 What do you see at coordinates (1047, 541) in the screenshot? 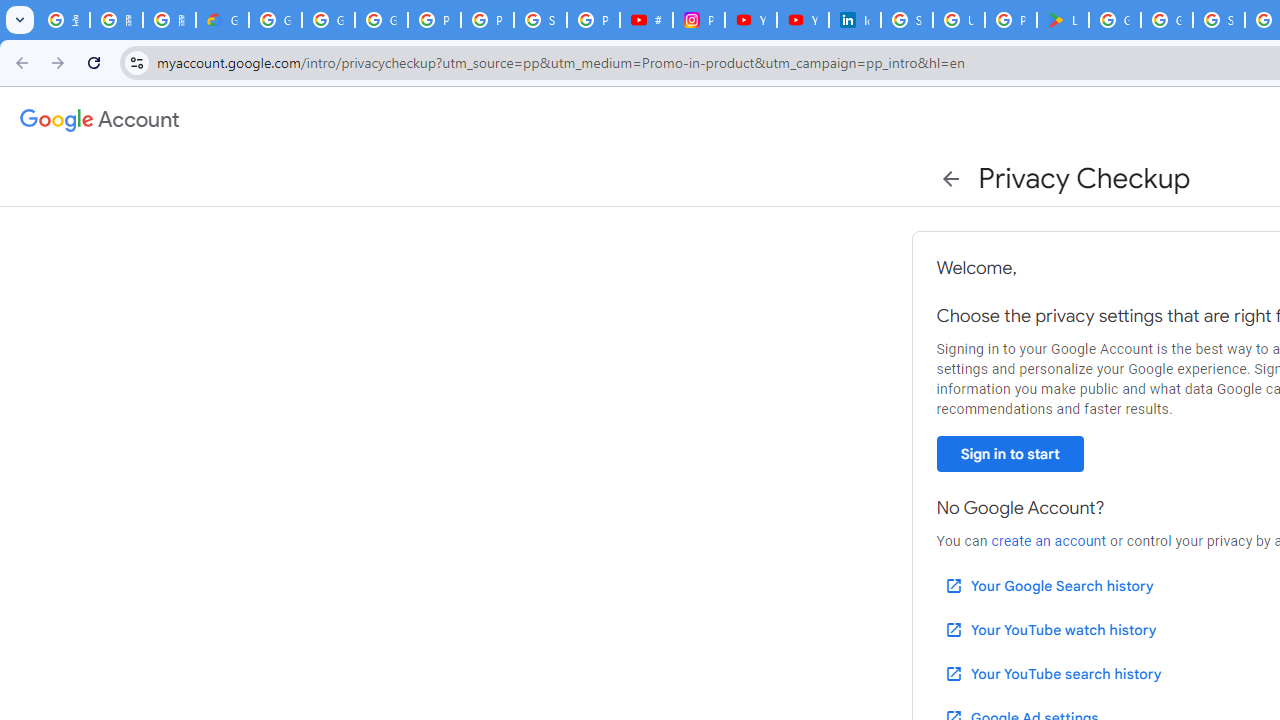
I see `'create an account'` at bounding box center [1047, 541].